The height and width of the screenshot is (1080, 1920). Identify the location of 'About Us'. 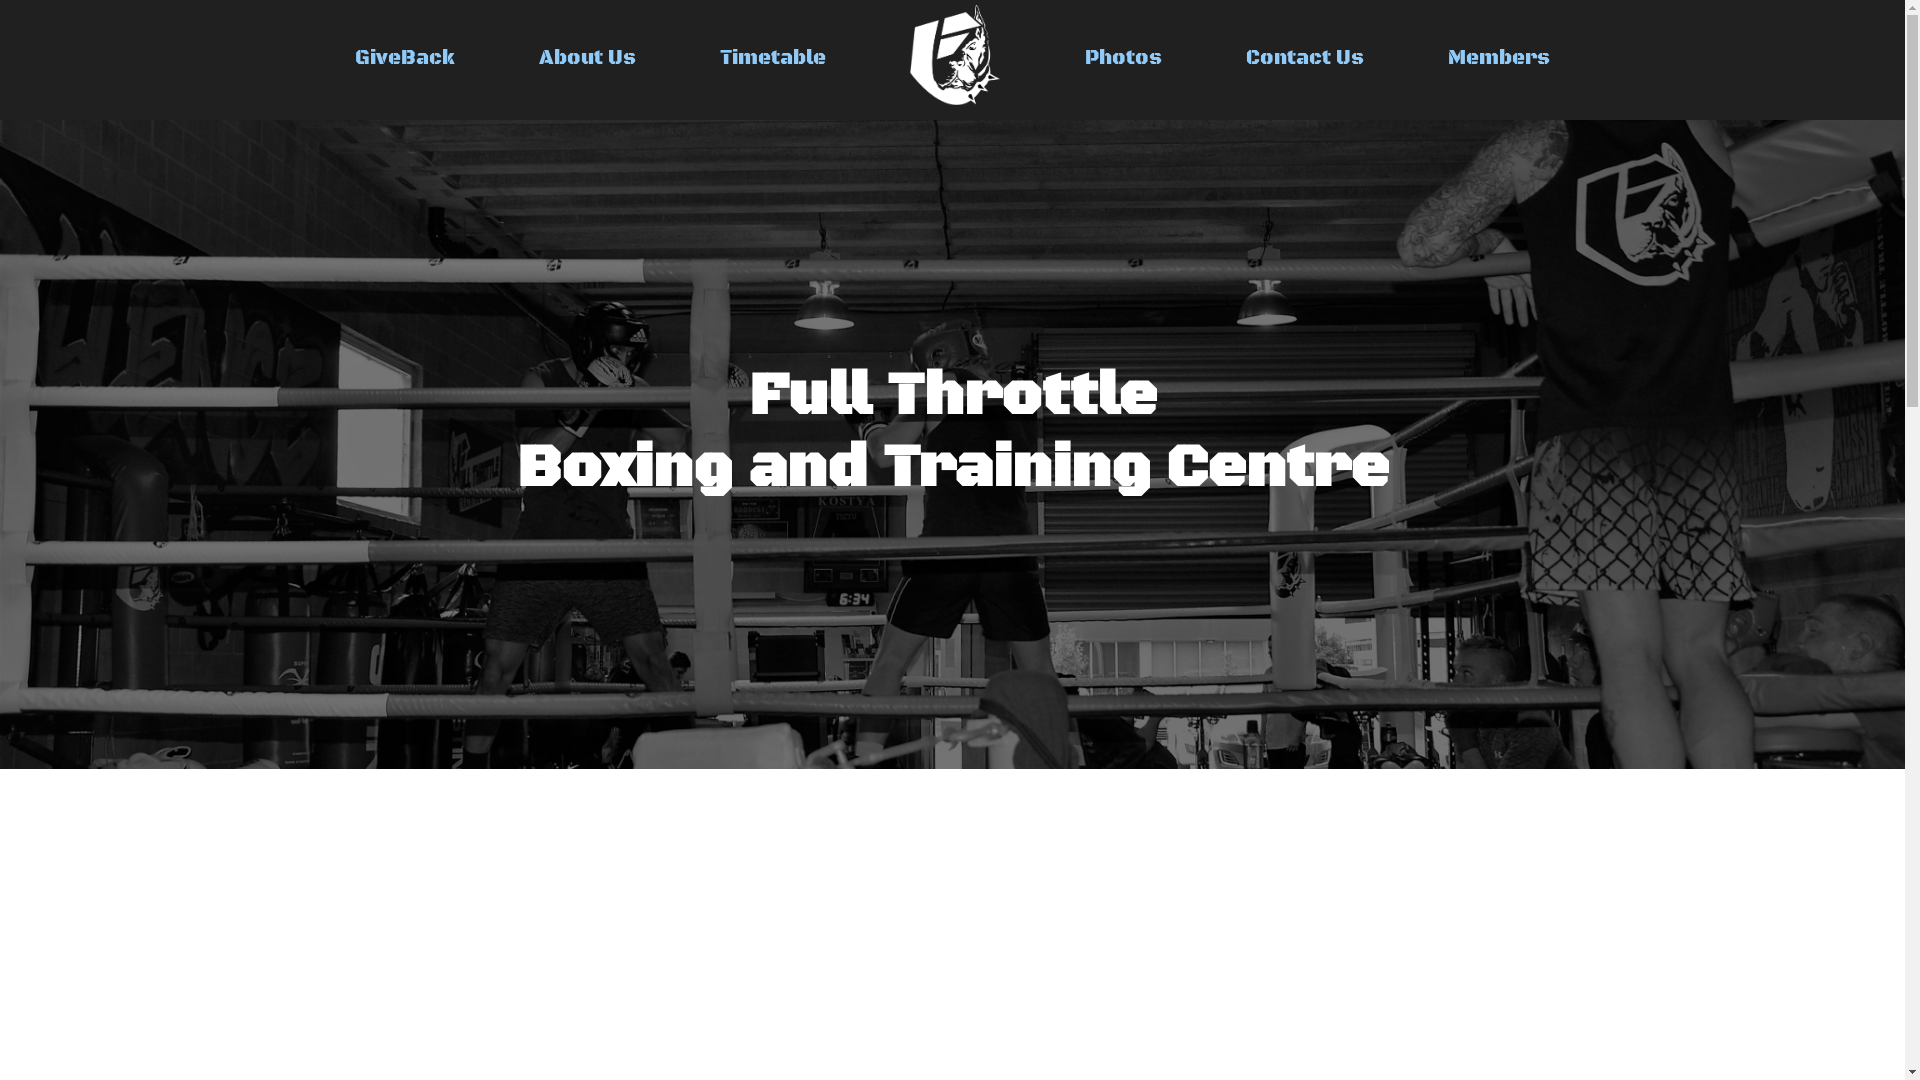
(586, 57).